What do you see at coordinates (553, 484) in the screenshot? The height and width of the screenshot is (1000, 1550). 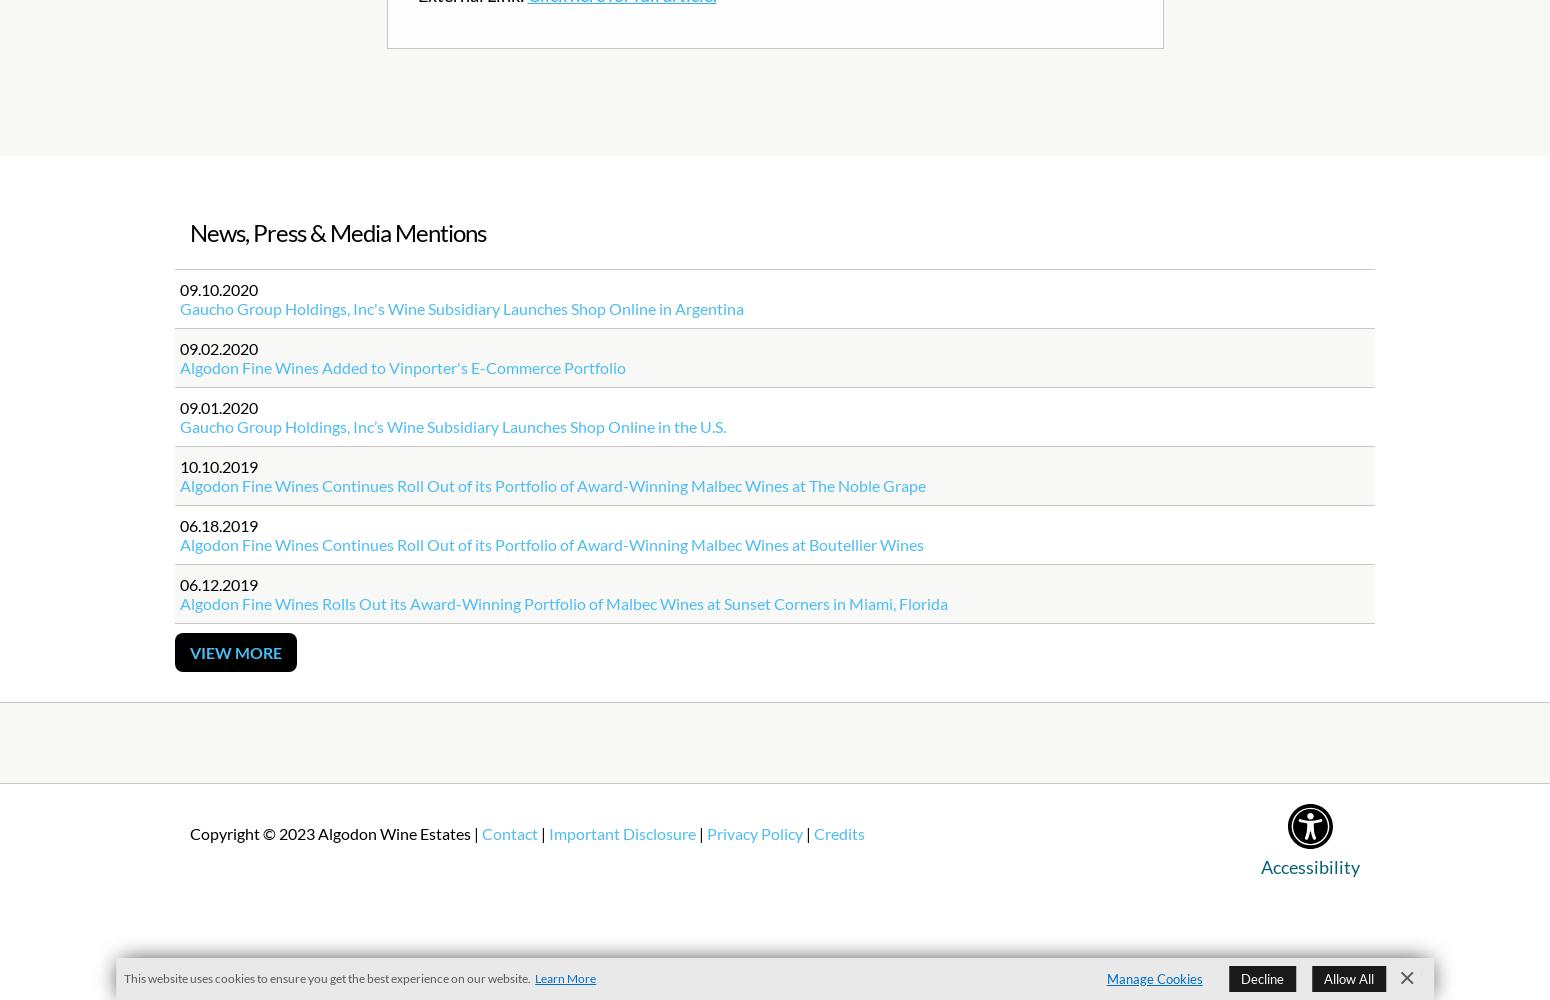 I see `'Algodon Fine Wines Continues Roll Out of its Portfolio of Award-Winning Malbec Wines at The Noble Grape'` at bounding box center [553, 484].